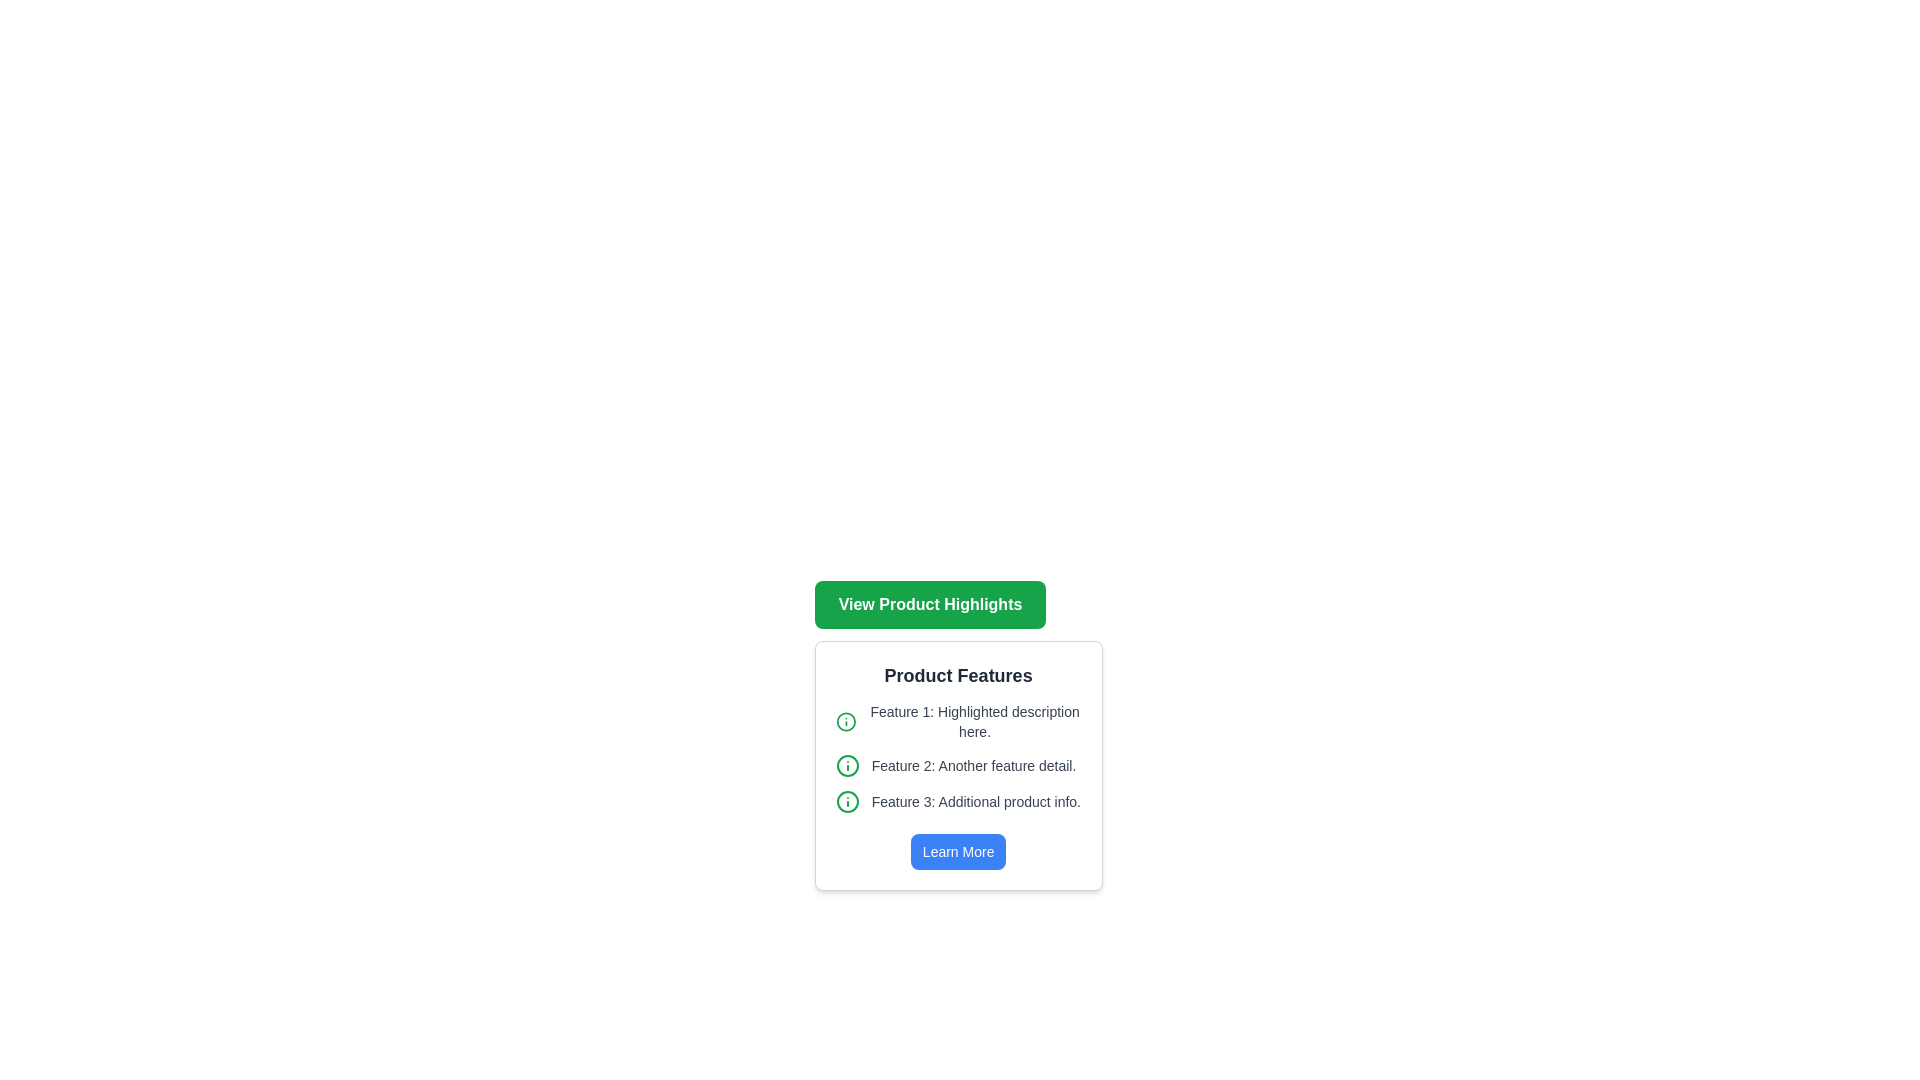 The height and width of the screenshot is (1080, 1920). What do you see at coordinates (846, 721) in the screenshot?
I see `the green circular icon with an exclamation mark located next to the text 'Feature 1: Highlighted description here.'` at bounding box center [846, 721].